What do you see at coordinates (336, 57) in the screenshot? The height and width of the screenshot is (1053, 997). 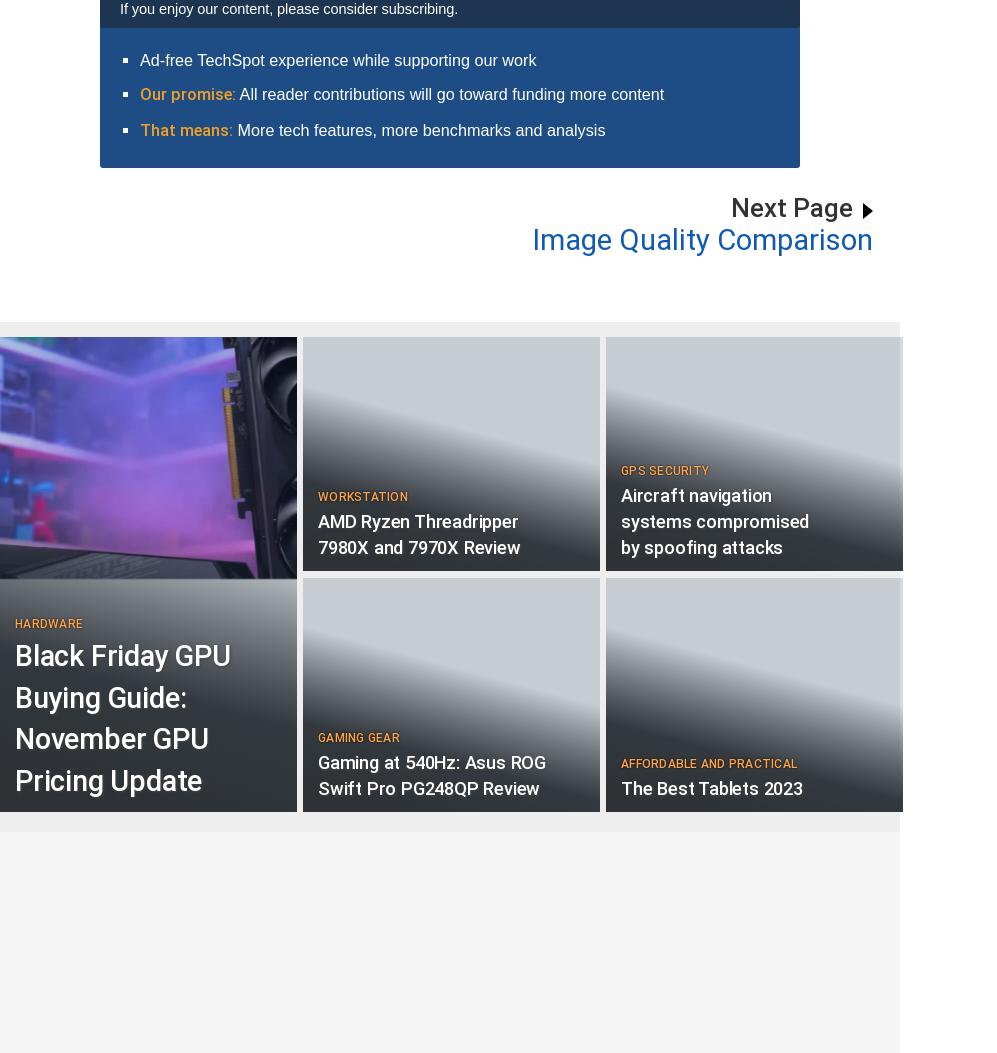 I see `'Ad-free TechSpot experience while supporting our work'` at bounding box center [336, 57].